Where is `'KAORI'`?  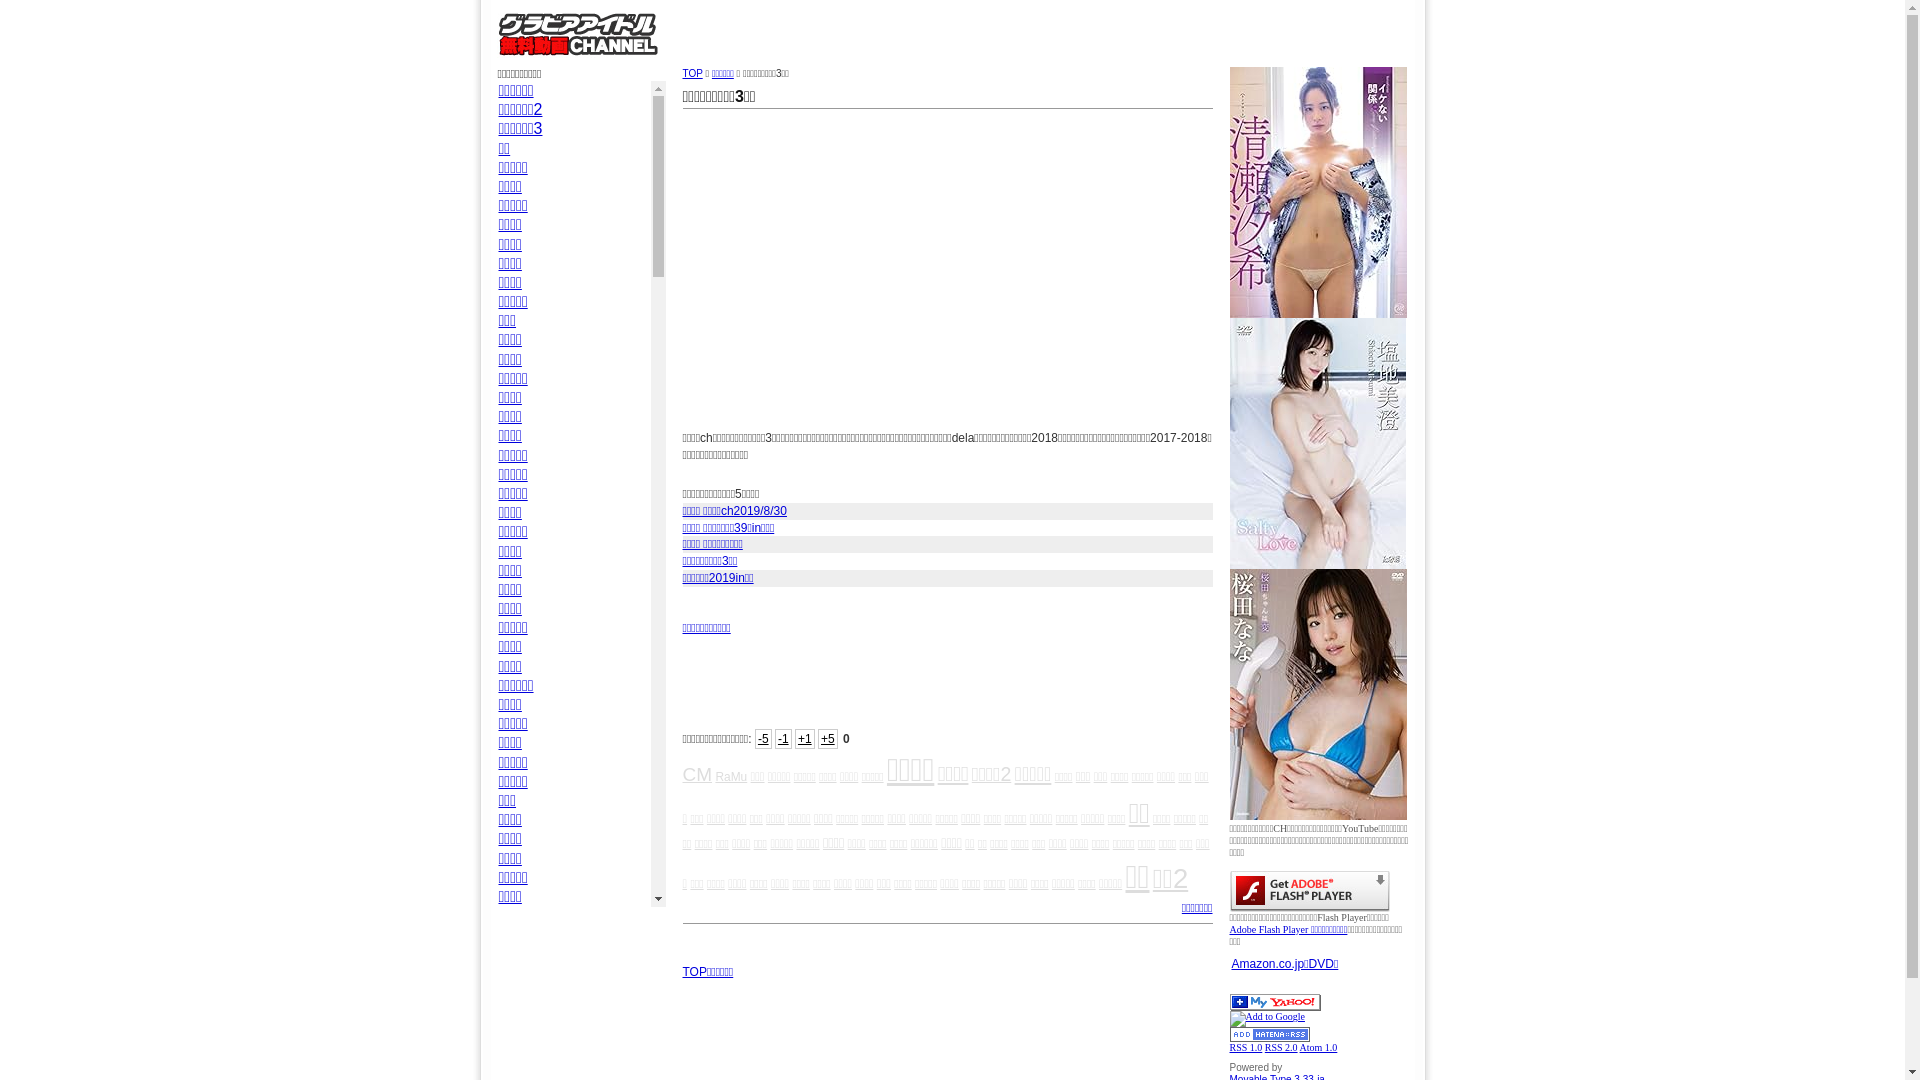 'KAORI' is located at coordinates (523, 952).